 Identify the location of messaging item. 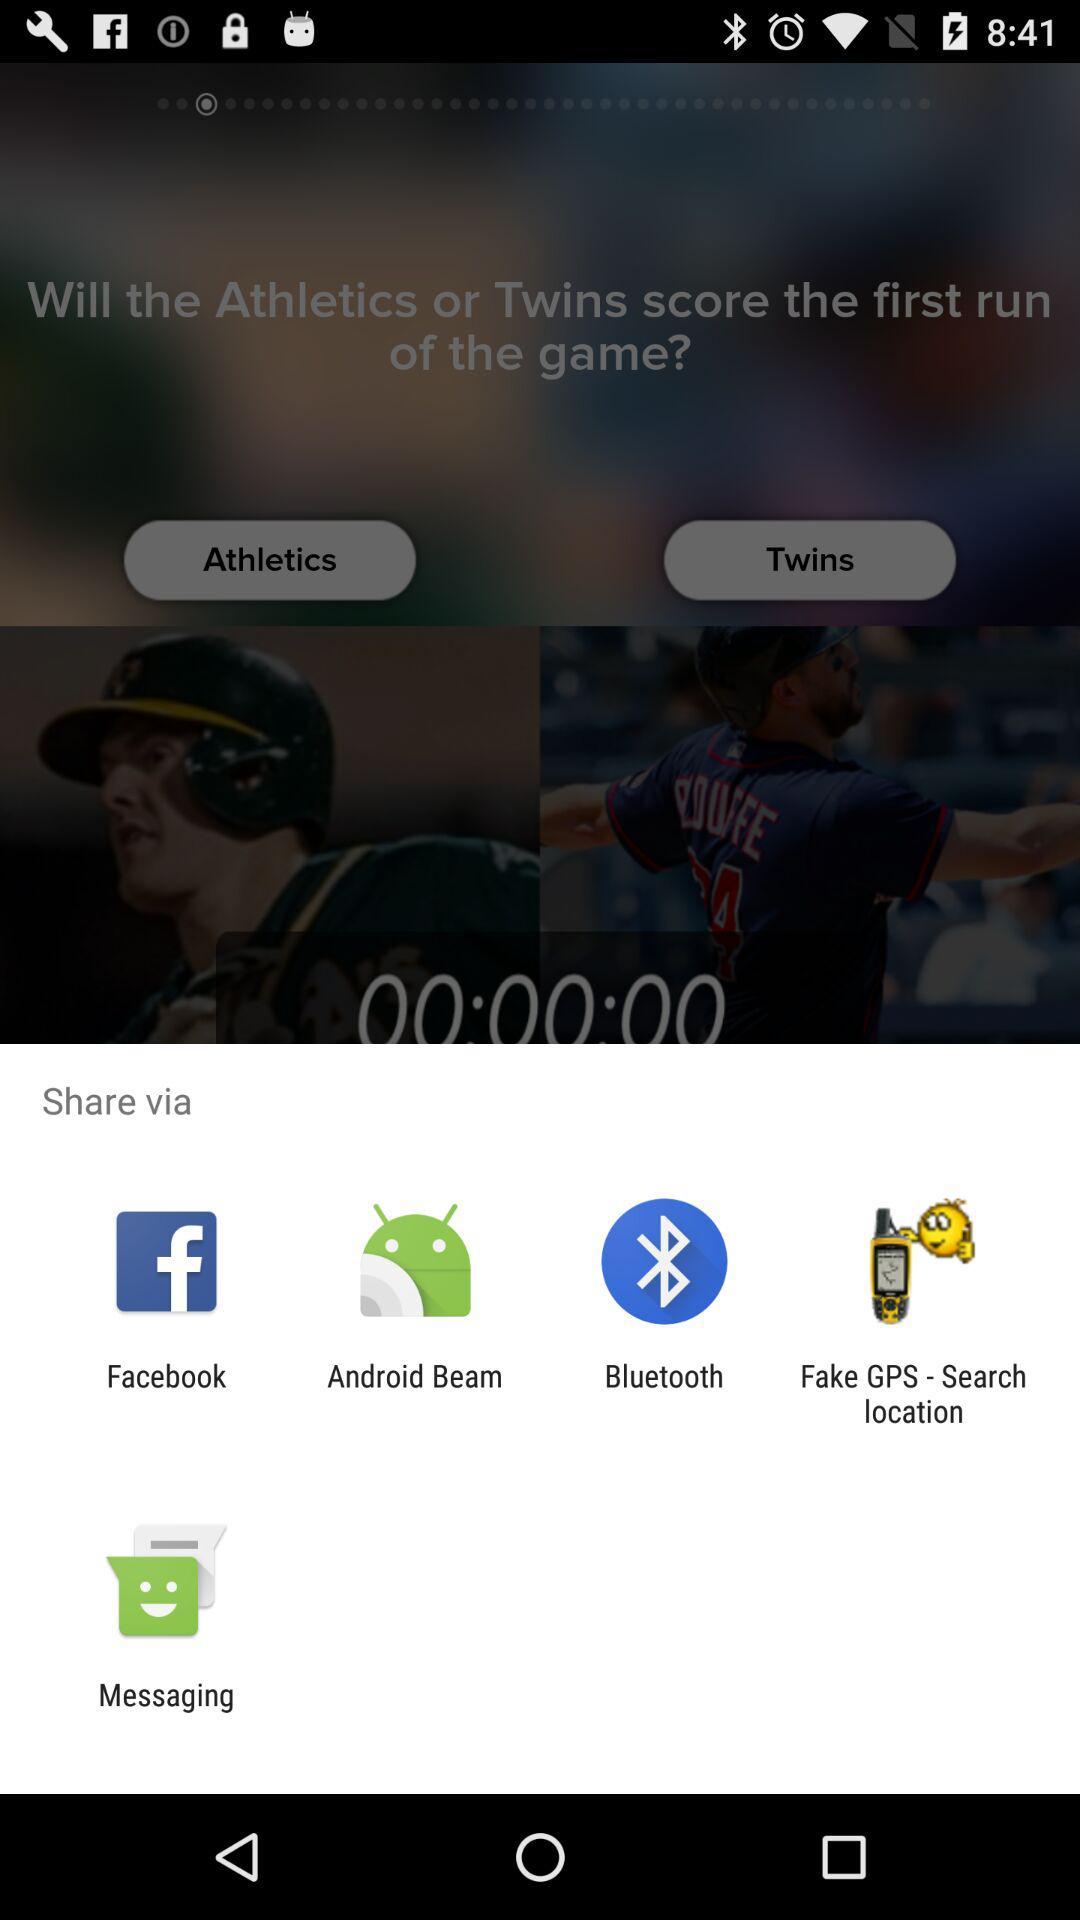
(165, 1711).